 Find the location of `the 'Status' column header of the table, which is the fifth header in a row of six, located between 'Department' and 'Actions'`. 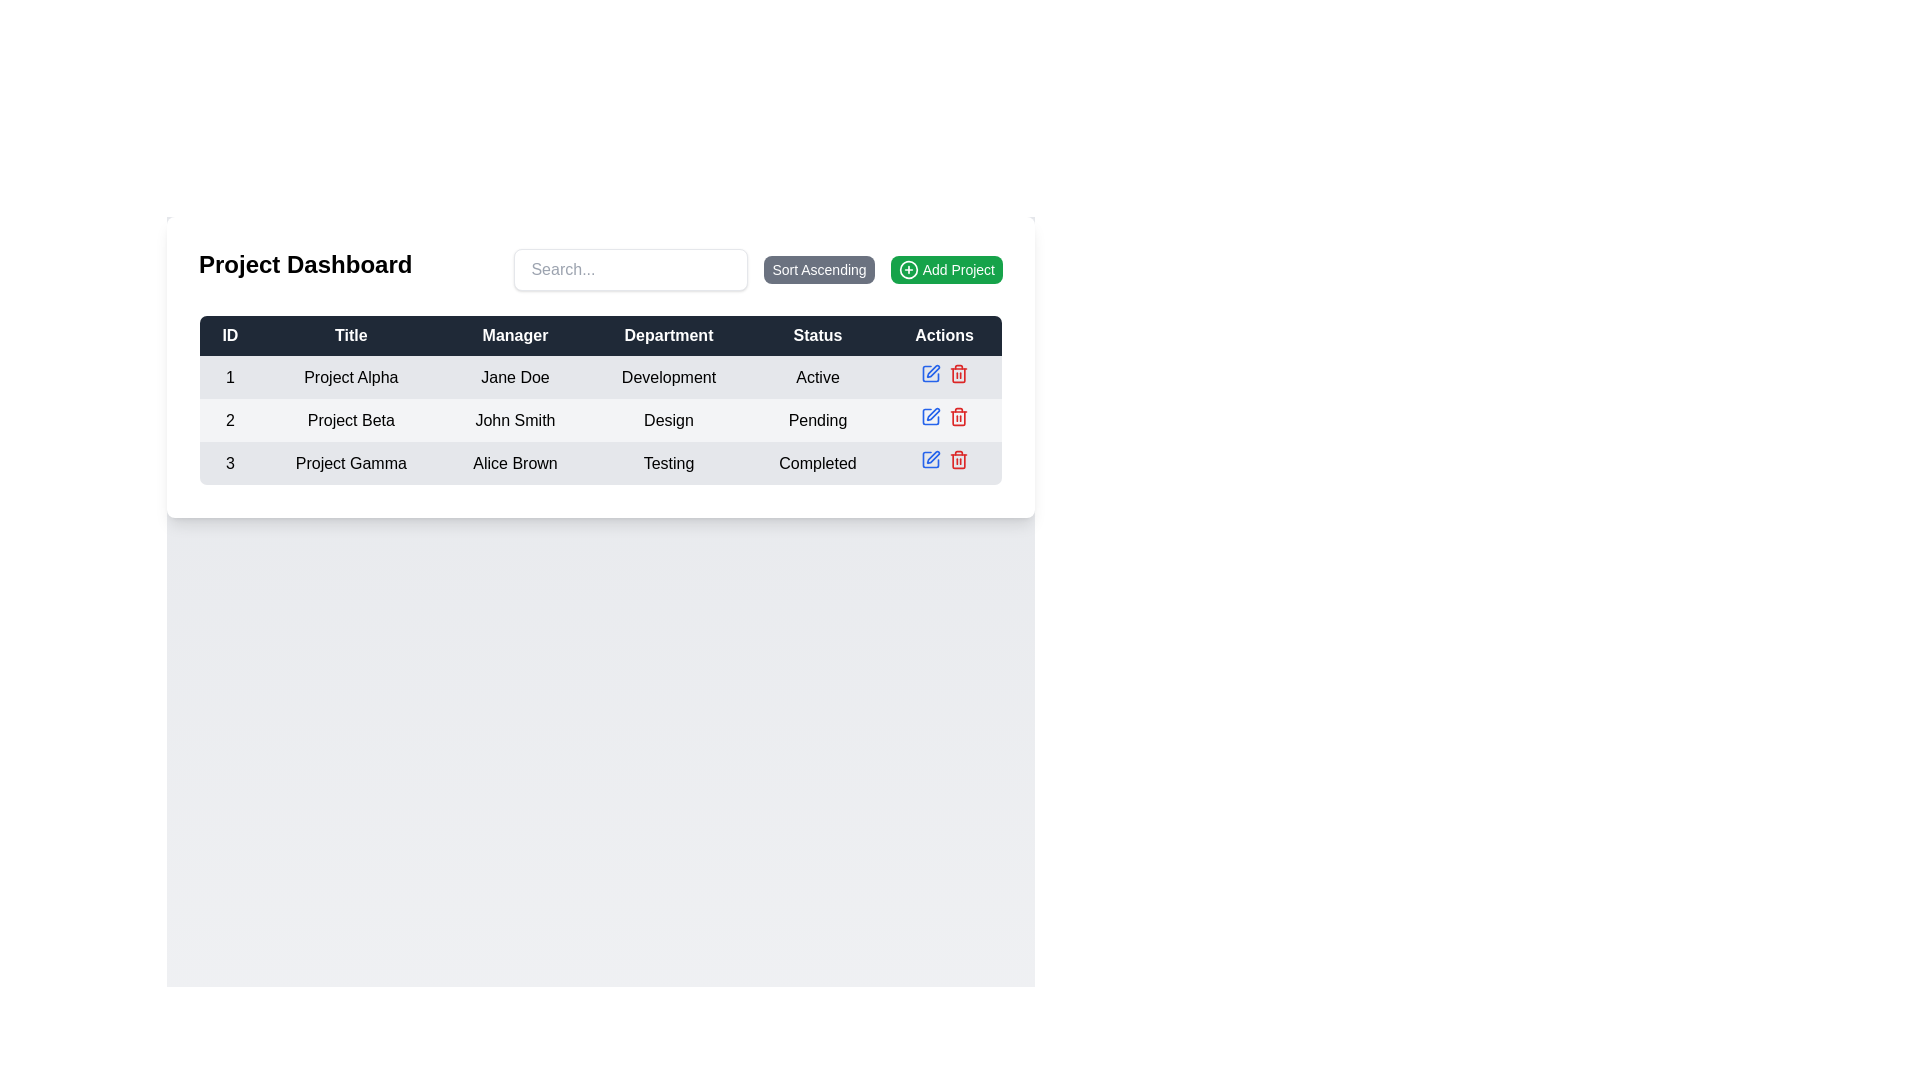

the 'Status' column header of the table, which is the fifth header in a row of six, located between 'Department' and 'Actions' is located at coordinates (817, 334).